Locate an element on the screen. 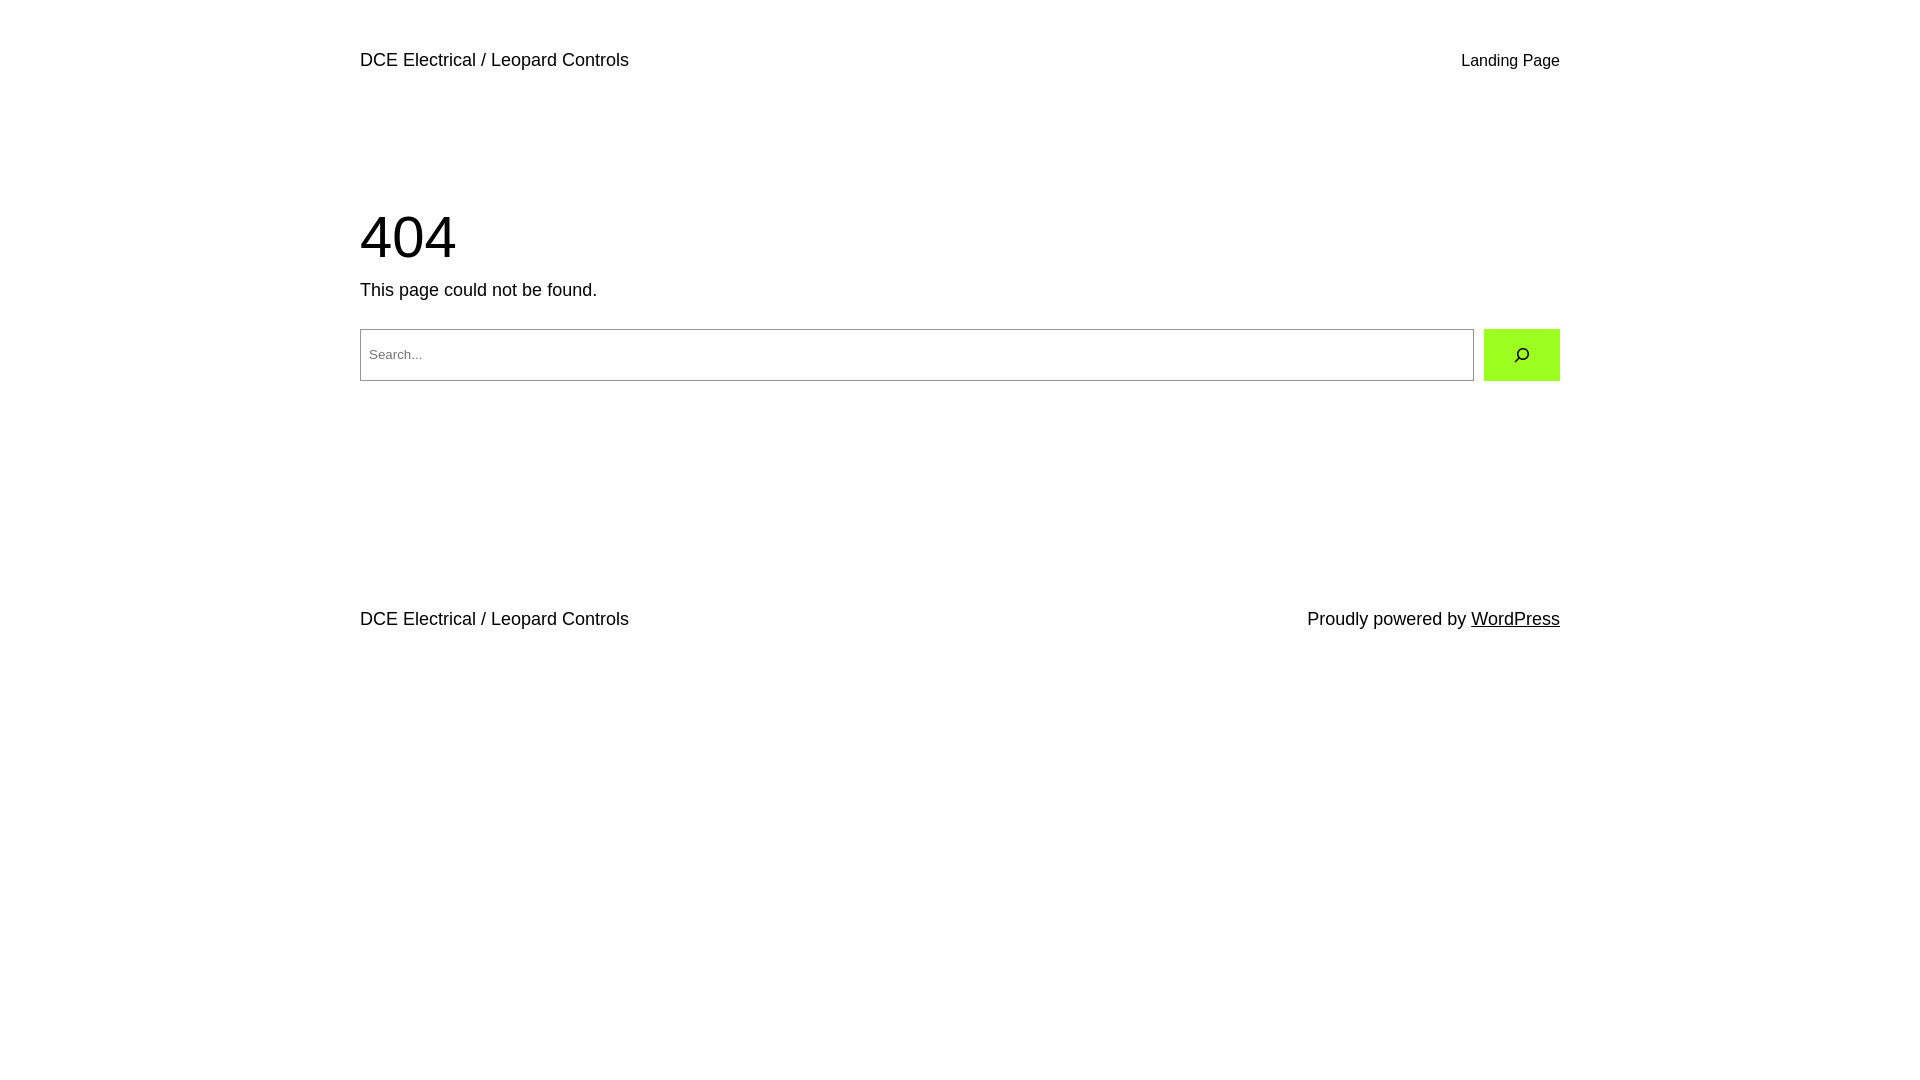 The image size is (1920, 1080). 'DCE Electrical / Leopard Controls' is located at coordinates (494, 59).